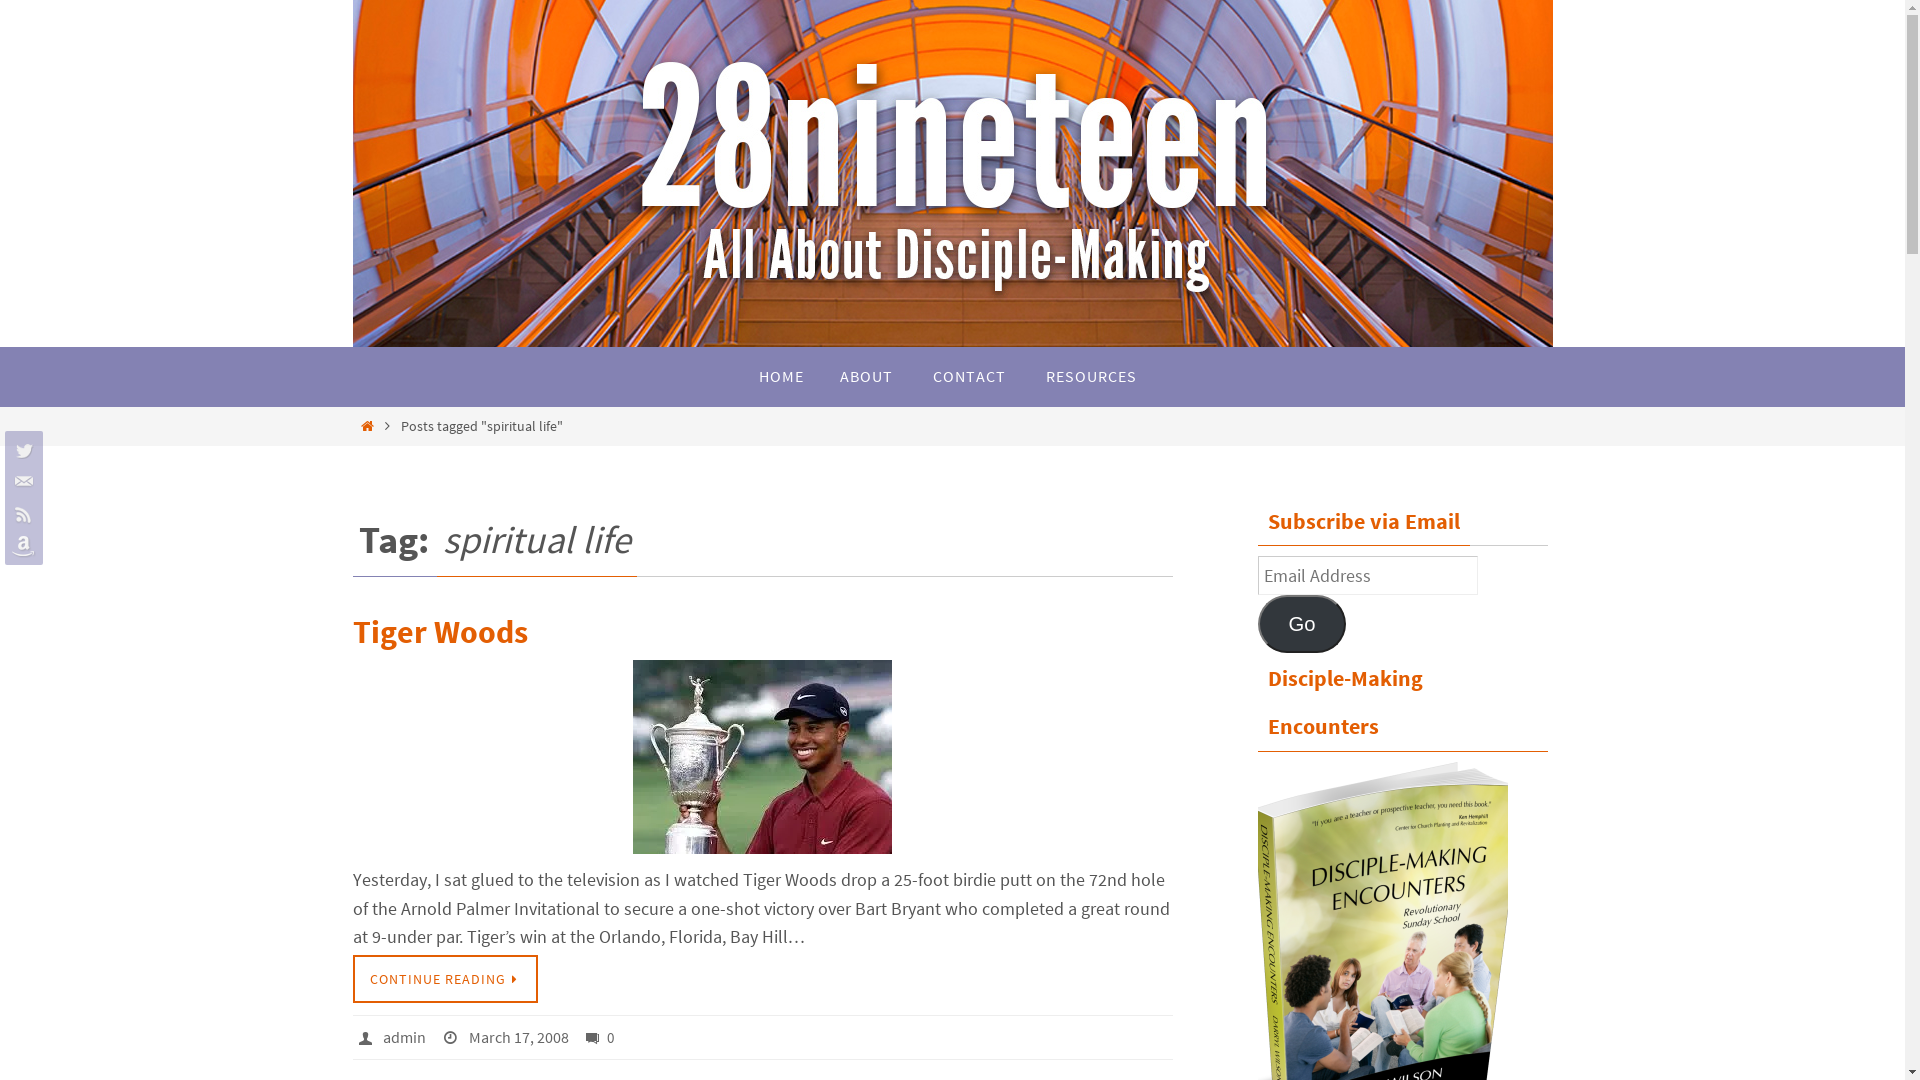  Describe the element at coordinates (368, 1036) in the screenshot. I see `'Author '` at that location.